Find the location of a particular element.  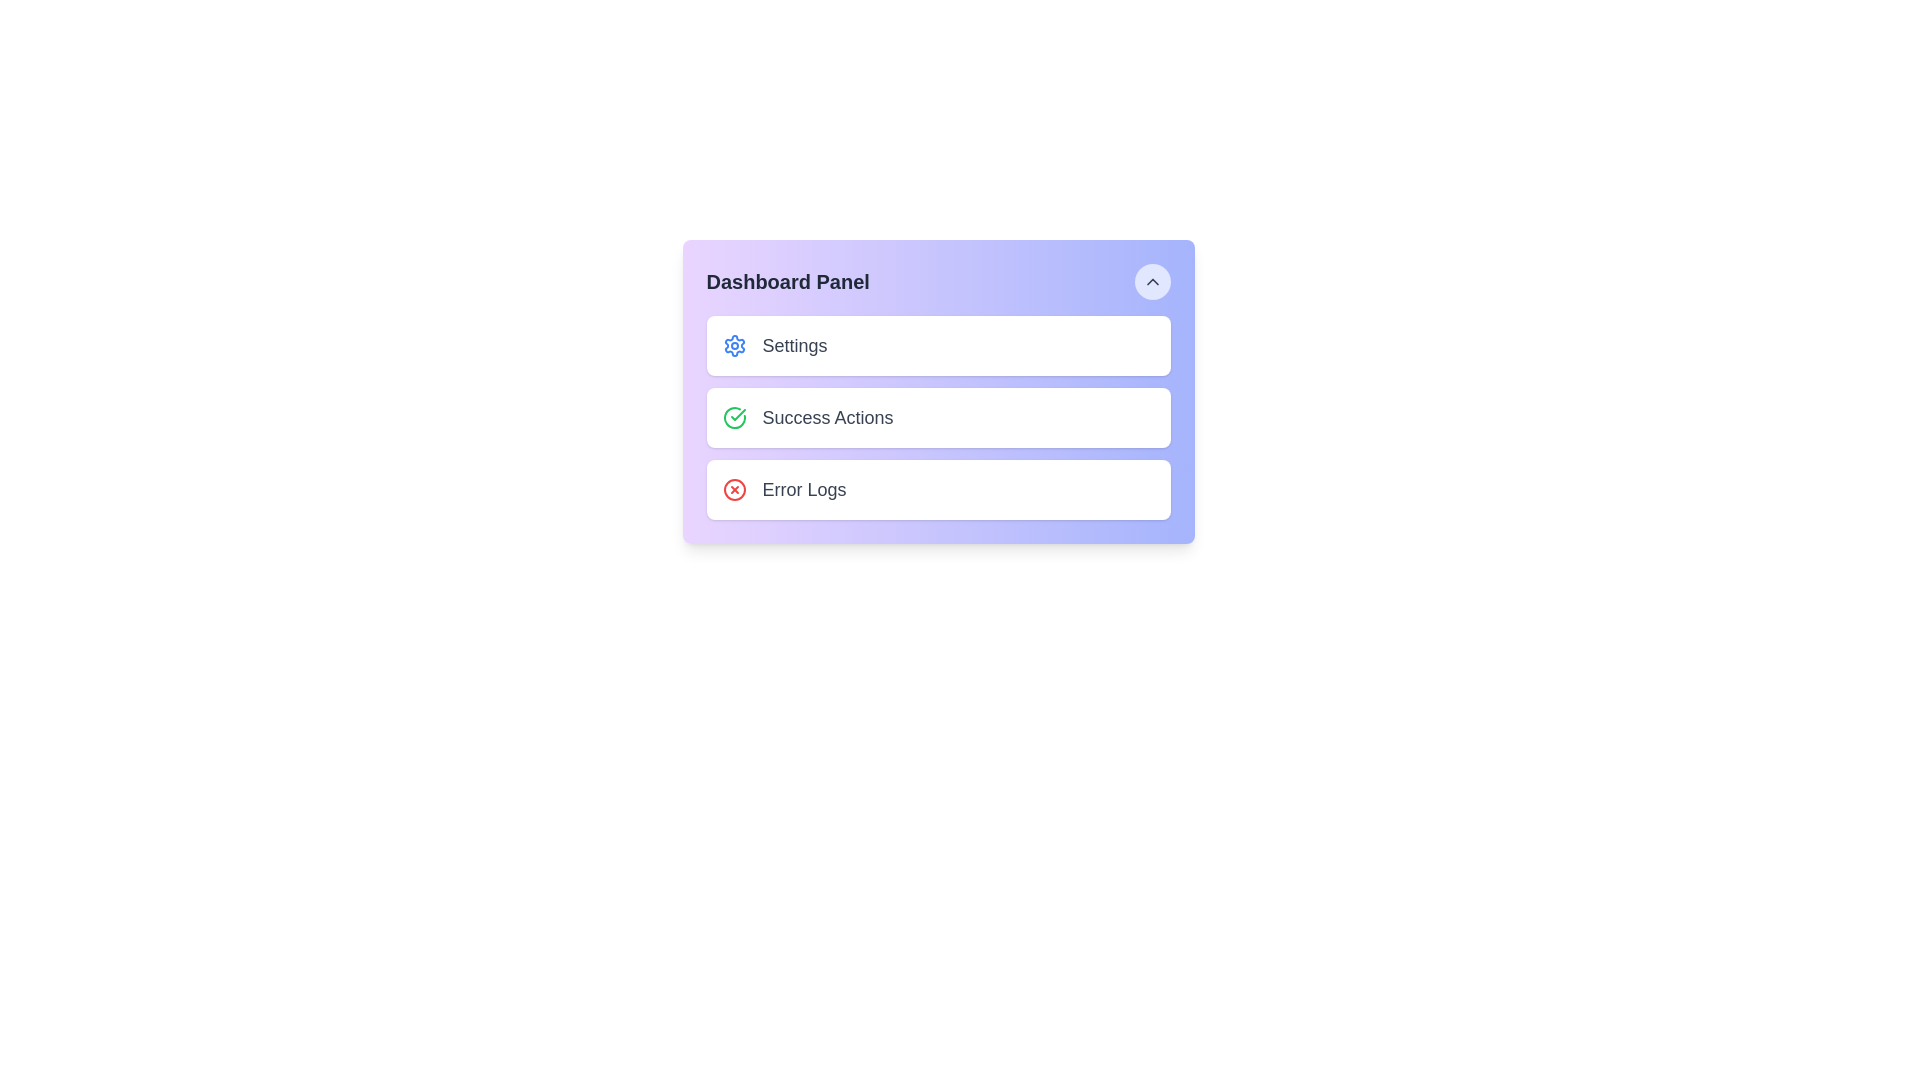

the 'Success Actions' group card located in the Dashboard Panel, which is the second item in a vertical list between 'Settings' and 'Error Logs.' is located at coordinates (937, 416).